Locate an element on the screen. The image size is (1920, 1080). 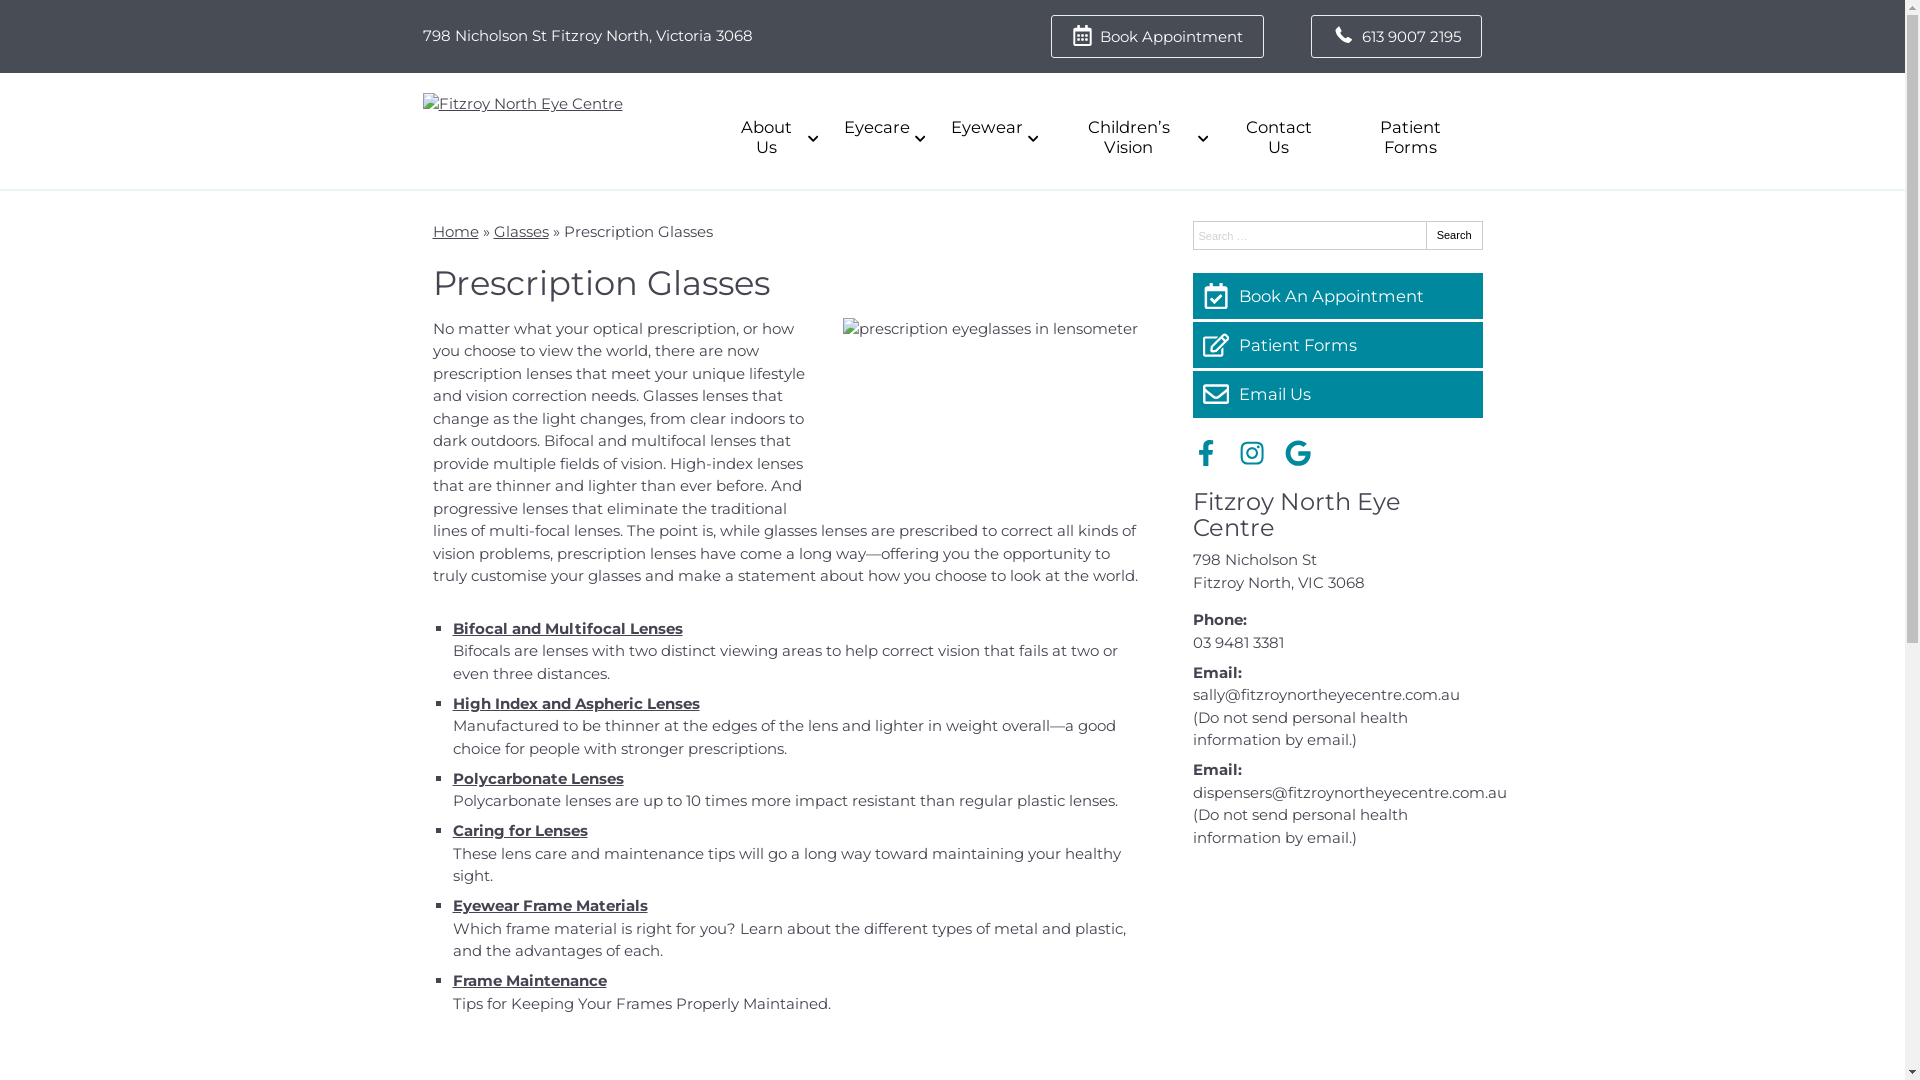
'dispensers@fitzroynortheyecentre.com.au' is located at coordinates (1348, 791).